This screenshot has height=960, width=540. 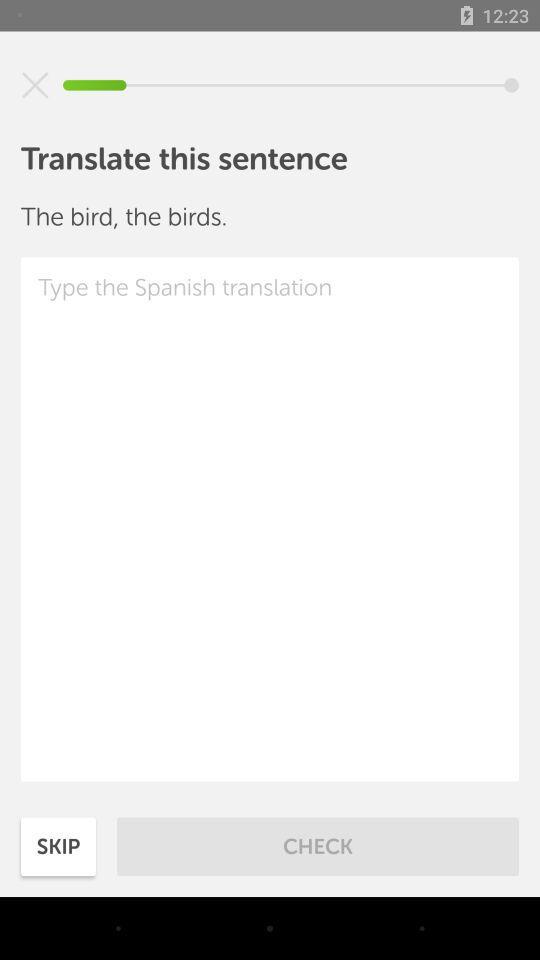 I want to click on item above translate this sentence, so click(x=35, y=85).